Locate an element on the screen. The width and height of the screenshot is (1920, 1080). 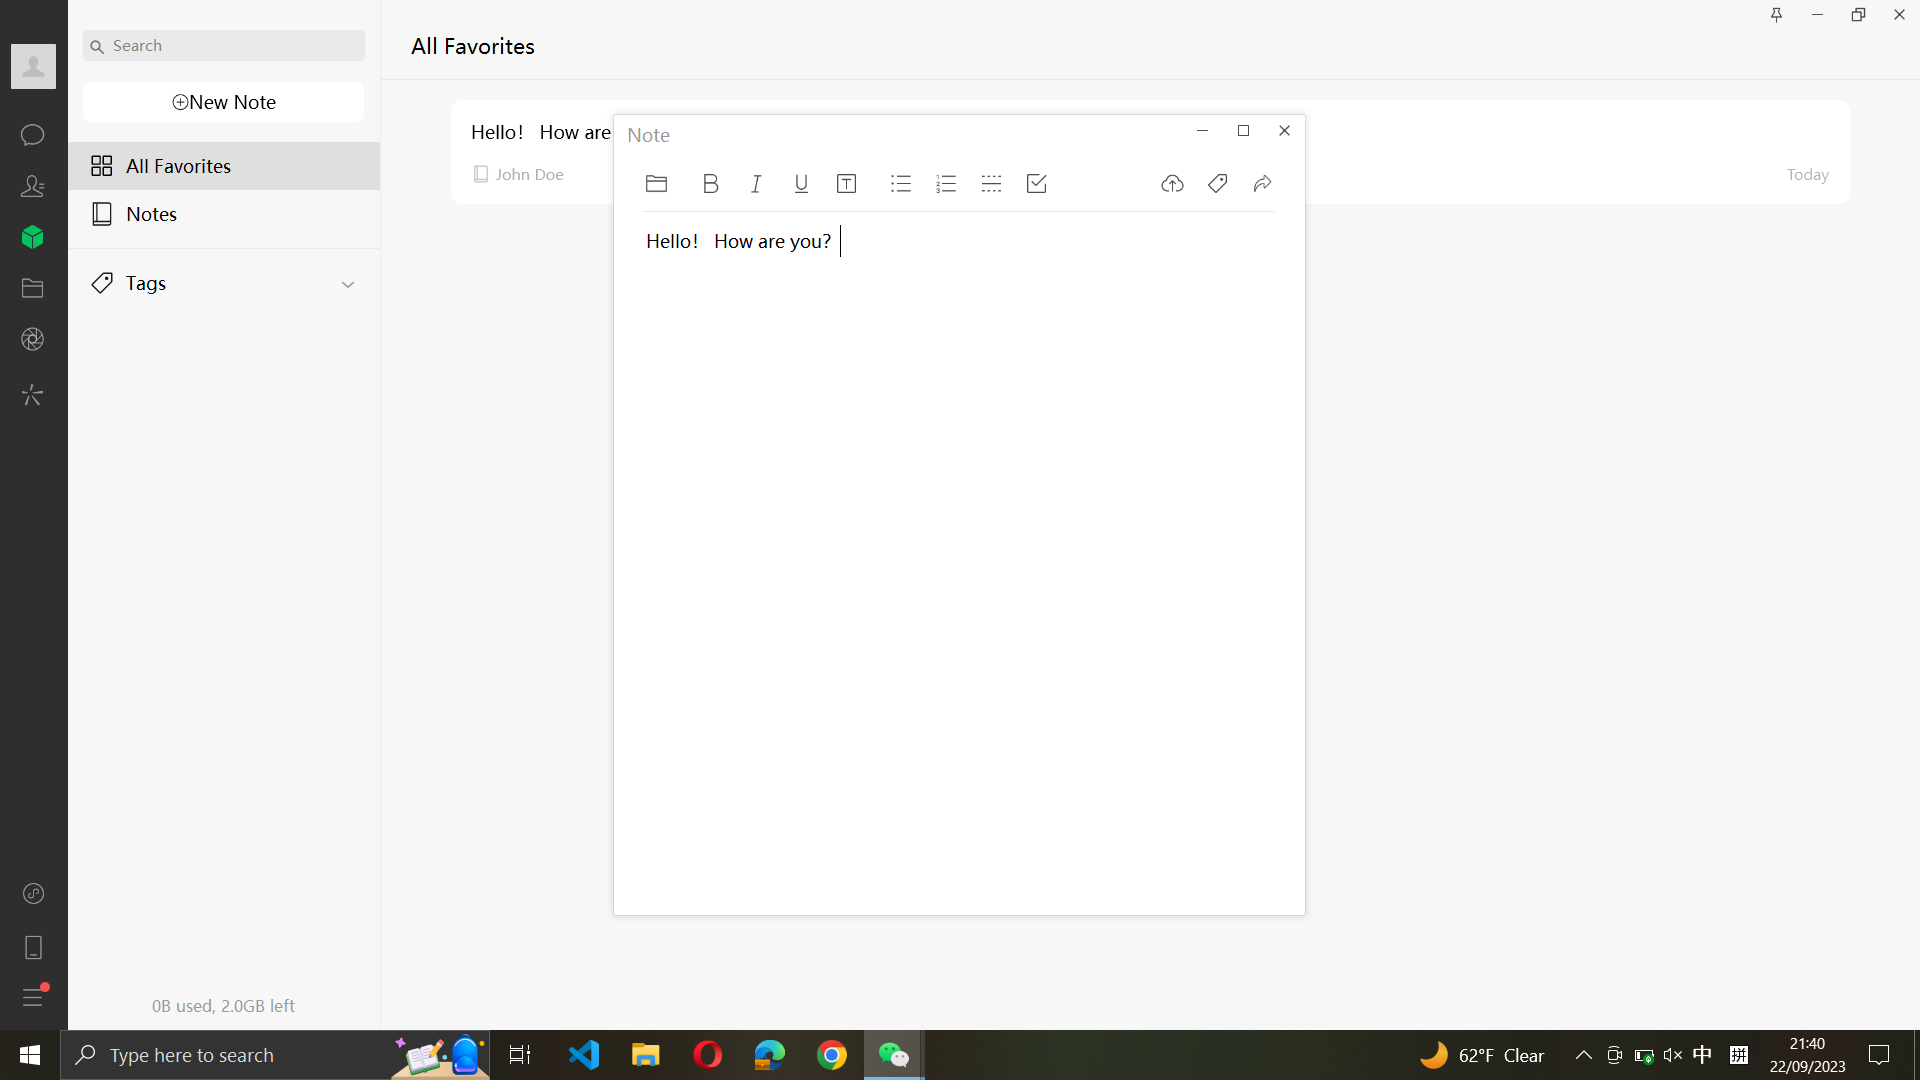
Maximize the current note window is located at coordinates (1242, 128).